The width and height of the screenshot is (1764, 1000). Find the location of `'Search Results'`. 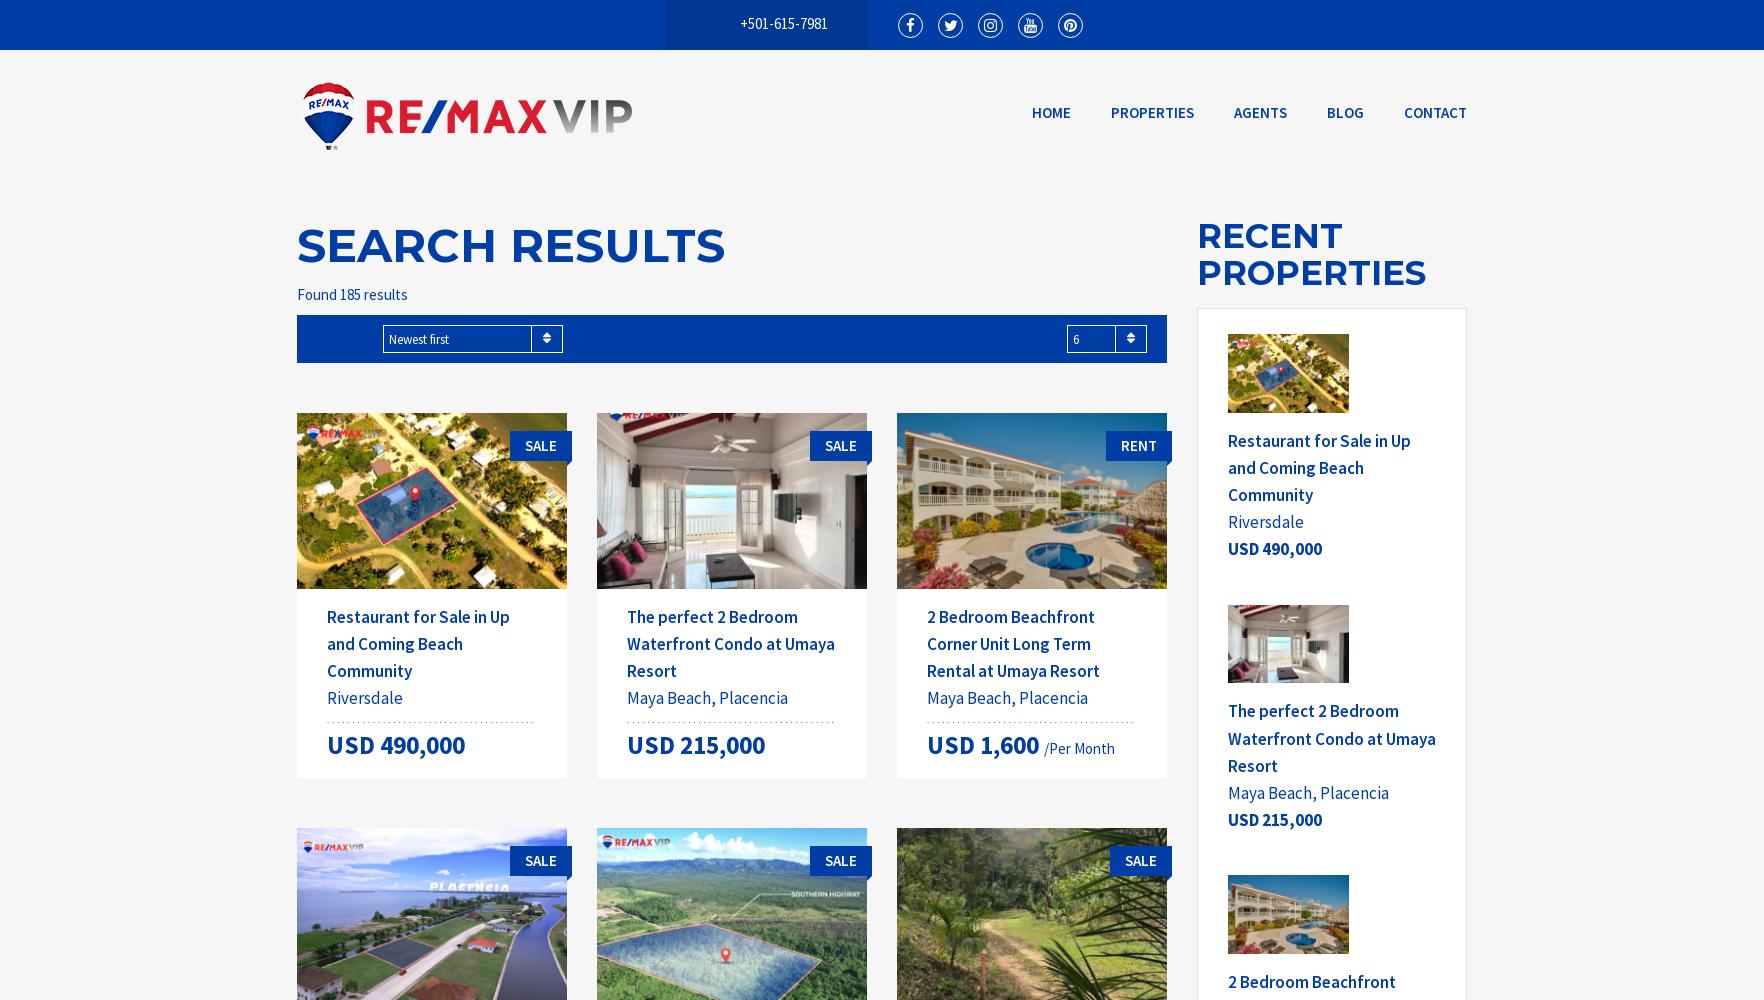

'Search Results' is located at coordinates (297, 244).